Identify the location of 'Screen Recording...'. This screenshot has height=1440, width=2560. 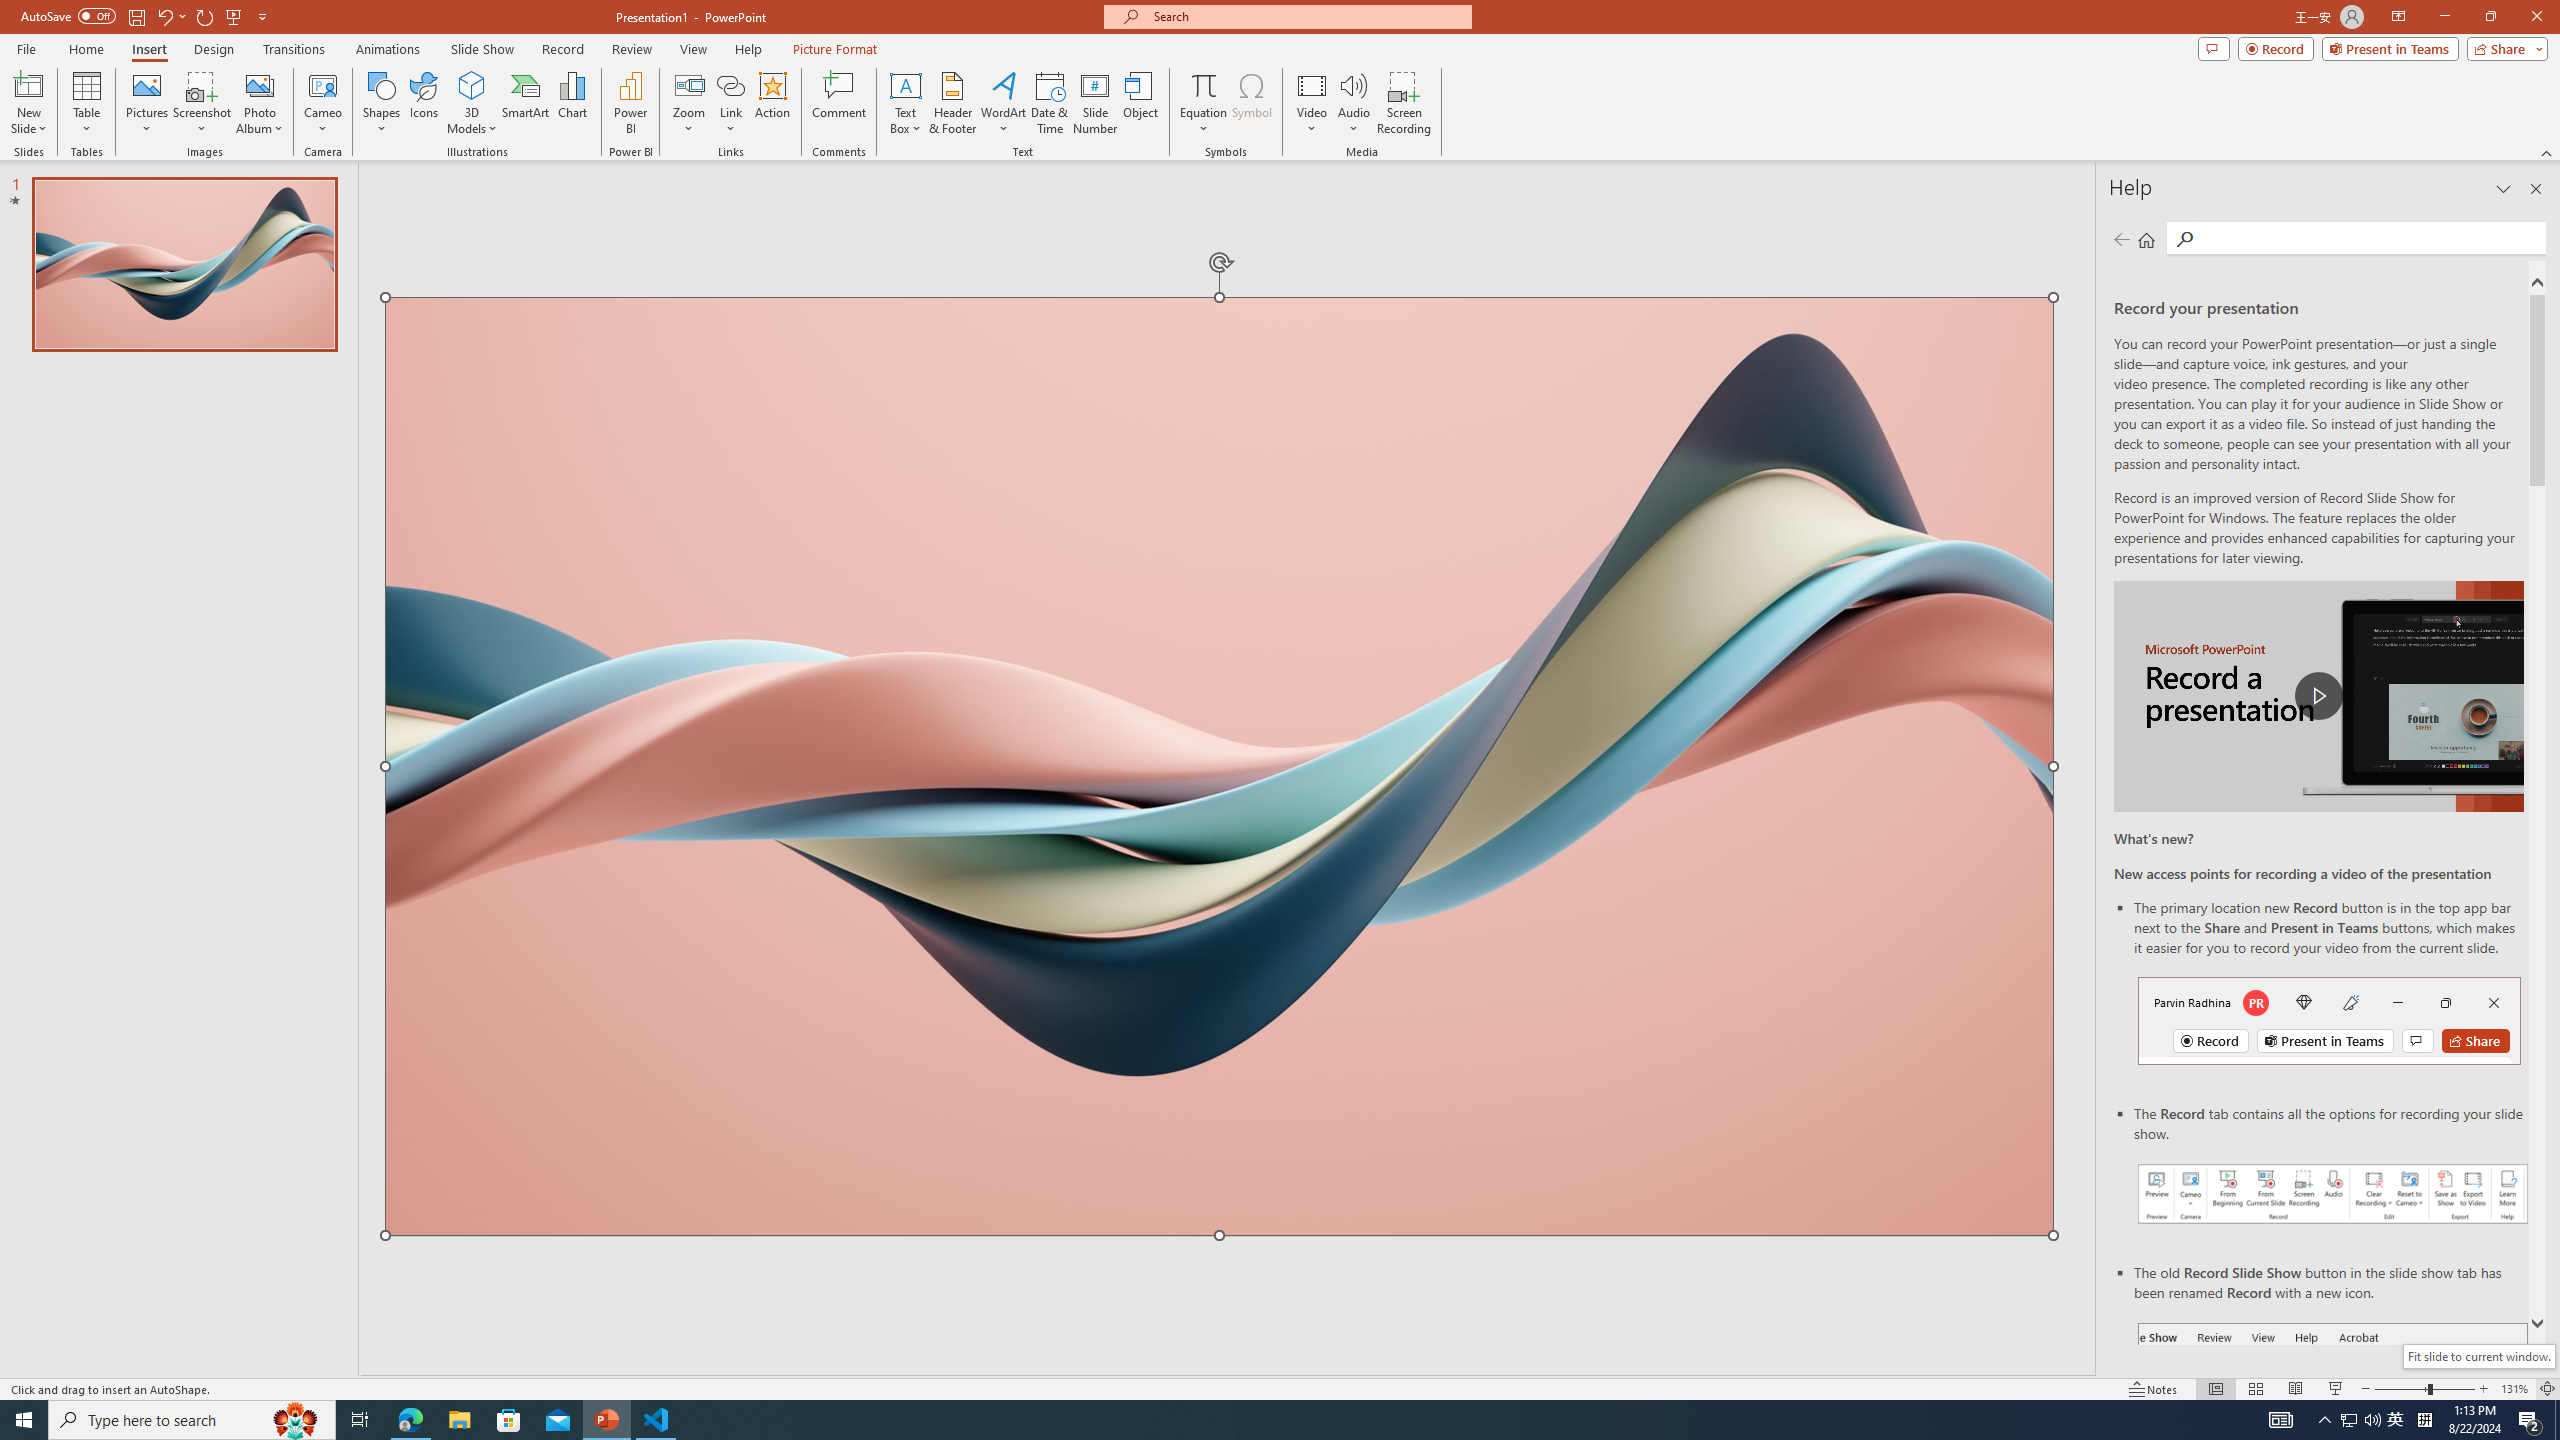
(1403, 103).